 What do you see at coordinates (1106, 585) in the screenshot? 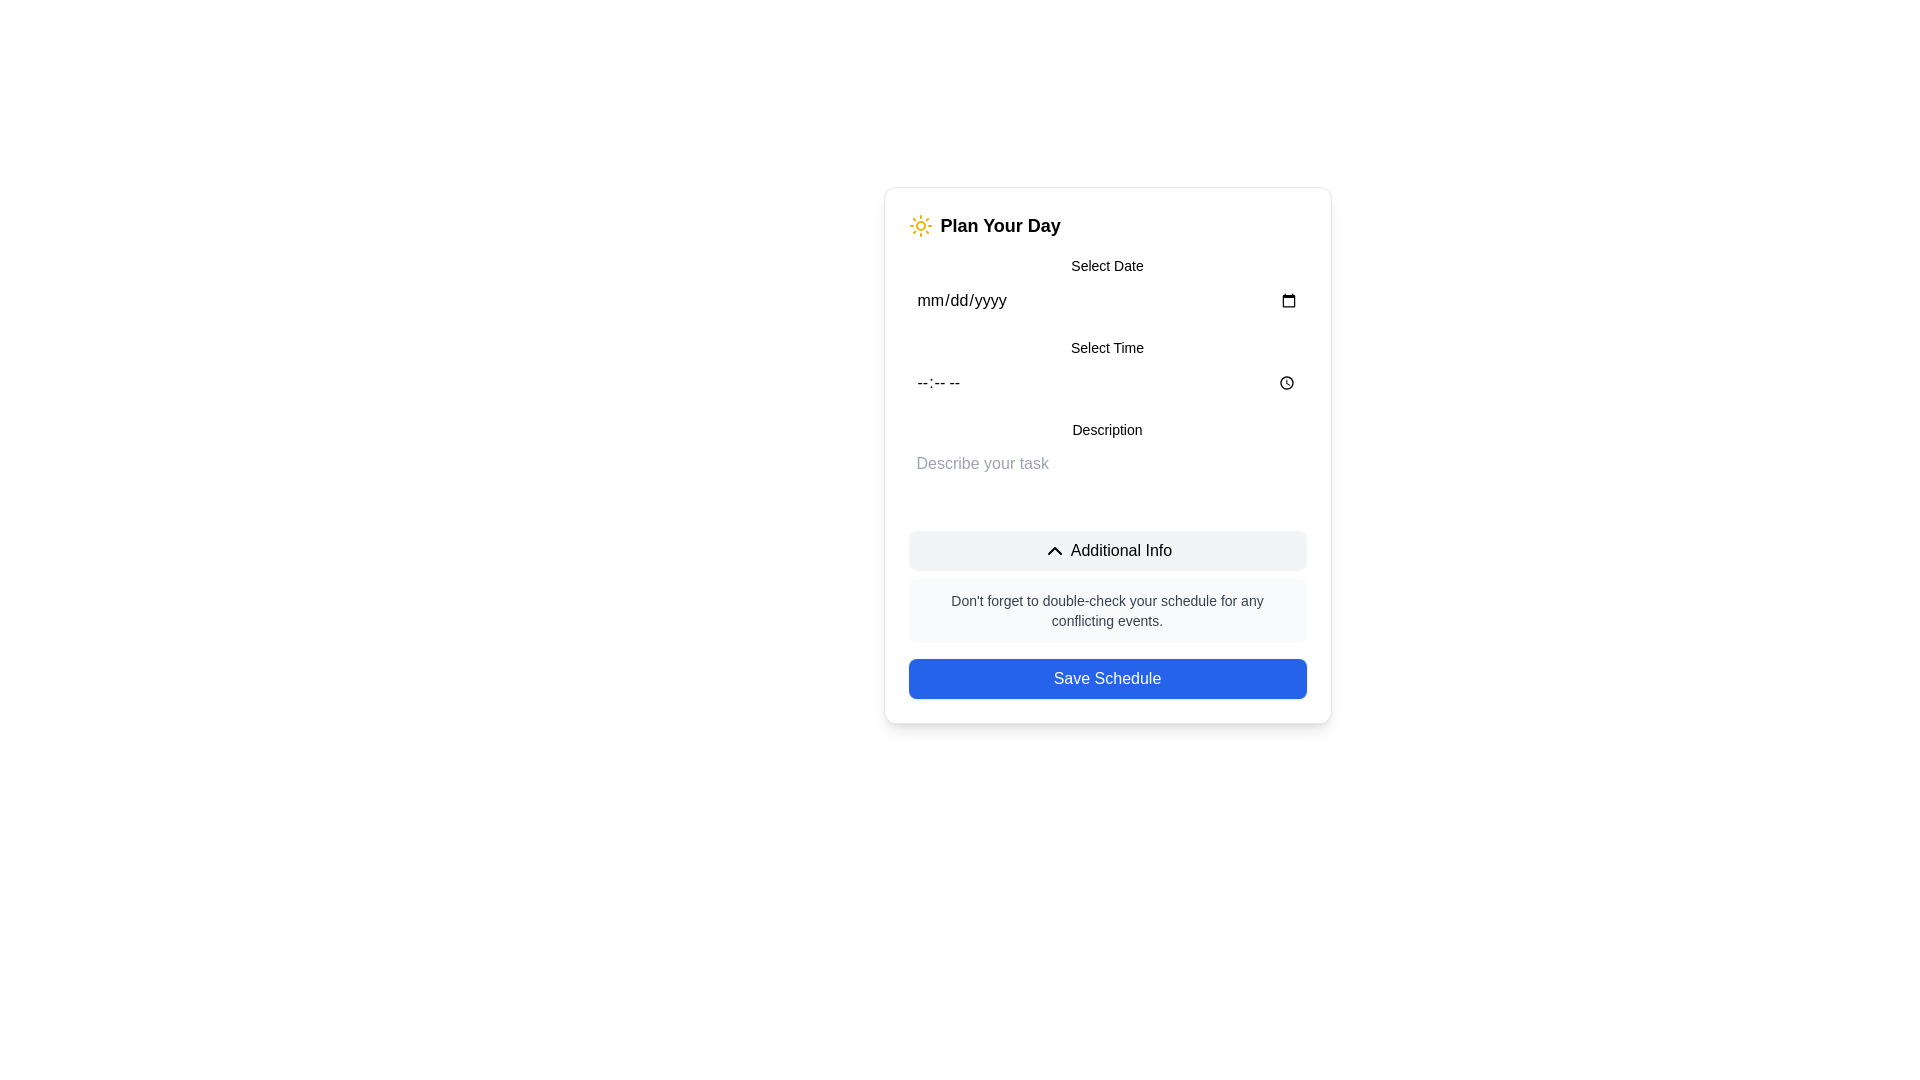
I see `informational content displayed in the panel located below the 'Description' section and above the 'Save Schedule' button, which provides additional notes or reminders related to scheduling` at bounding box center [1106, 585].